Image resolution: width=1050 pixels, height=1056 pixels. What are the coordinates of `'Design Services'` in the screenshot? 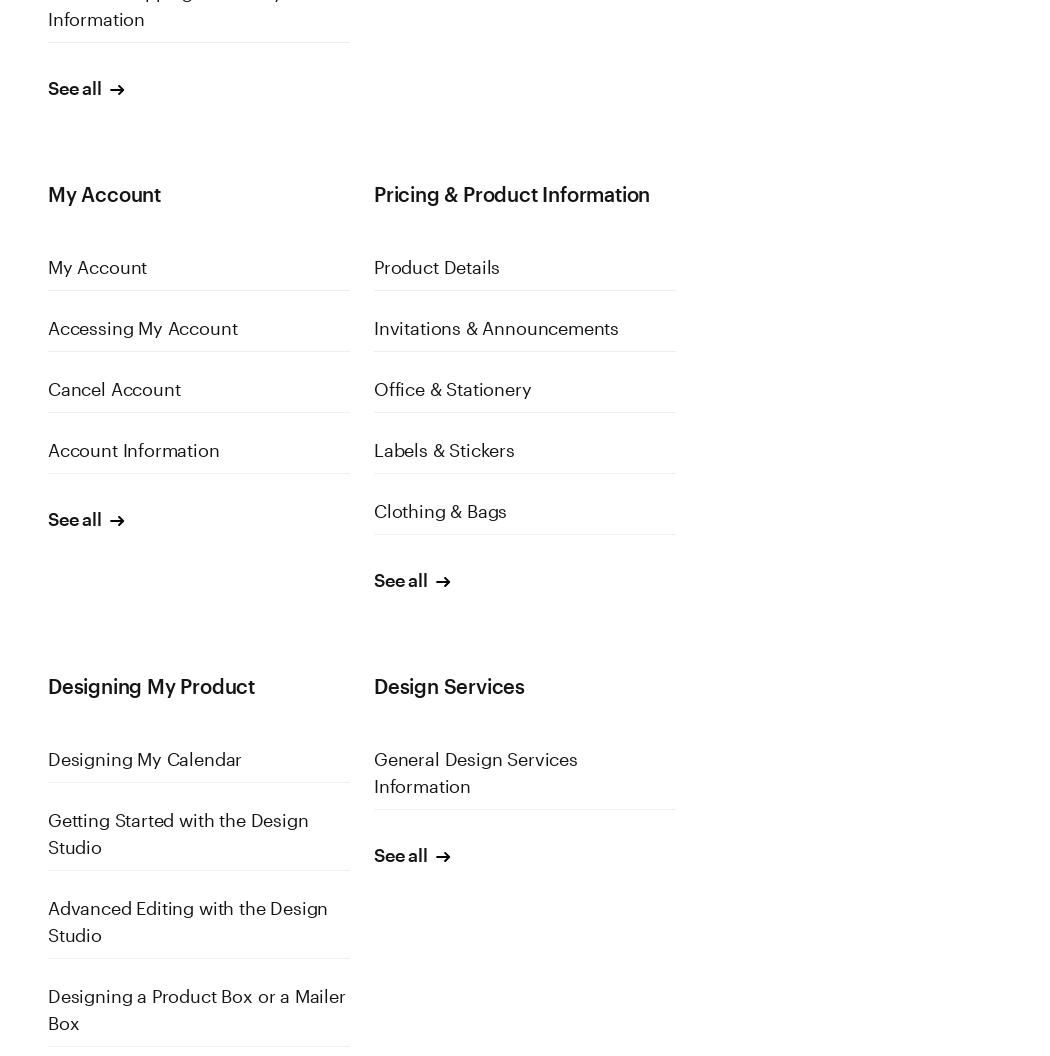 It's located at (447, 685).